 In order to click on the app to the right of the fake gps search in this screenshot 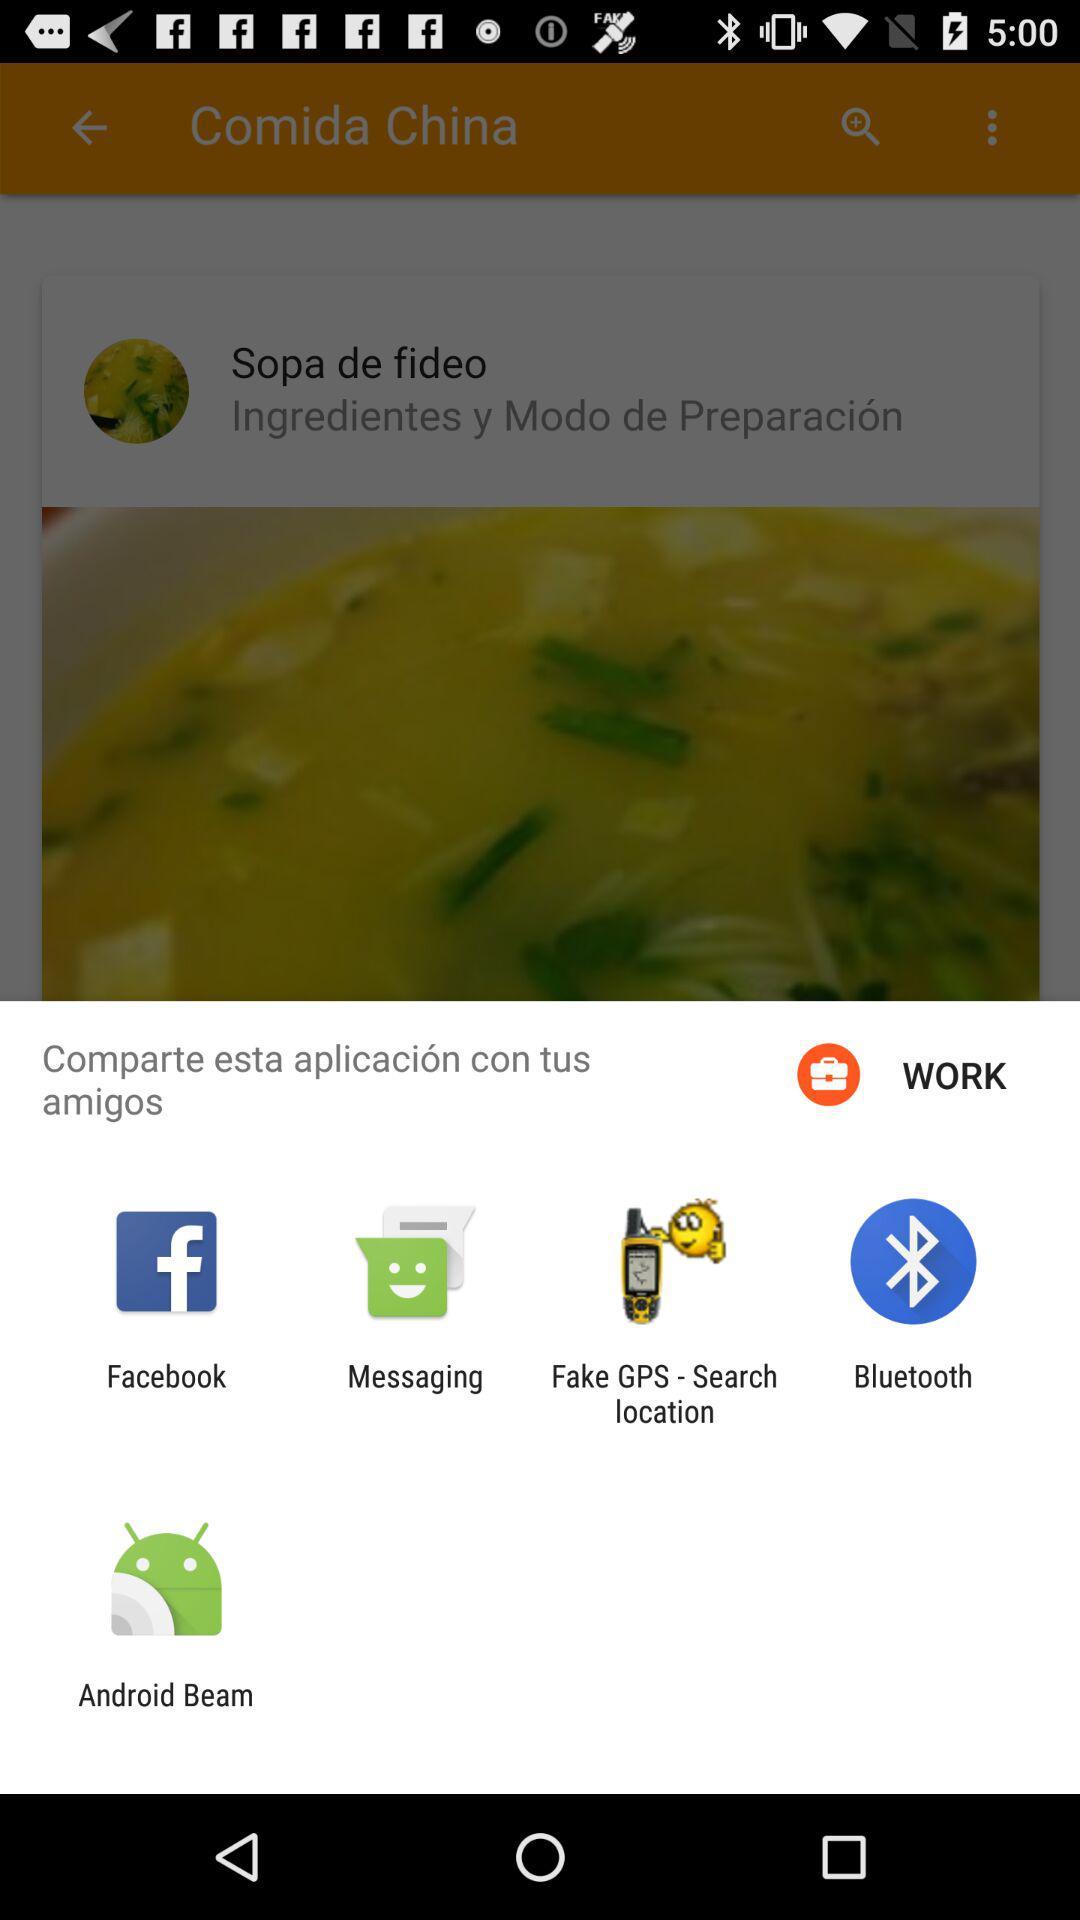, I will do `click(913, 1392)`.